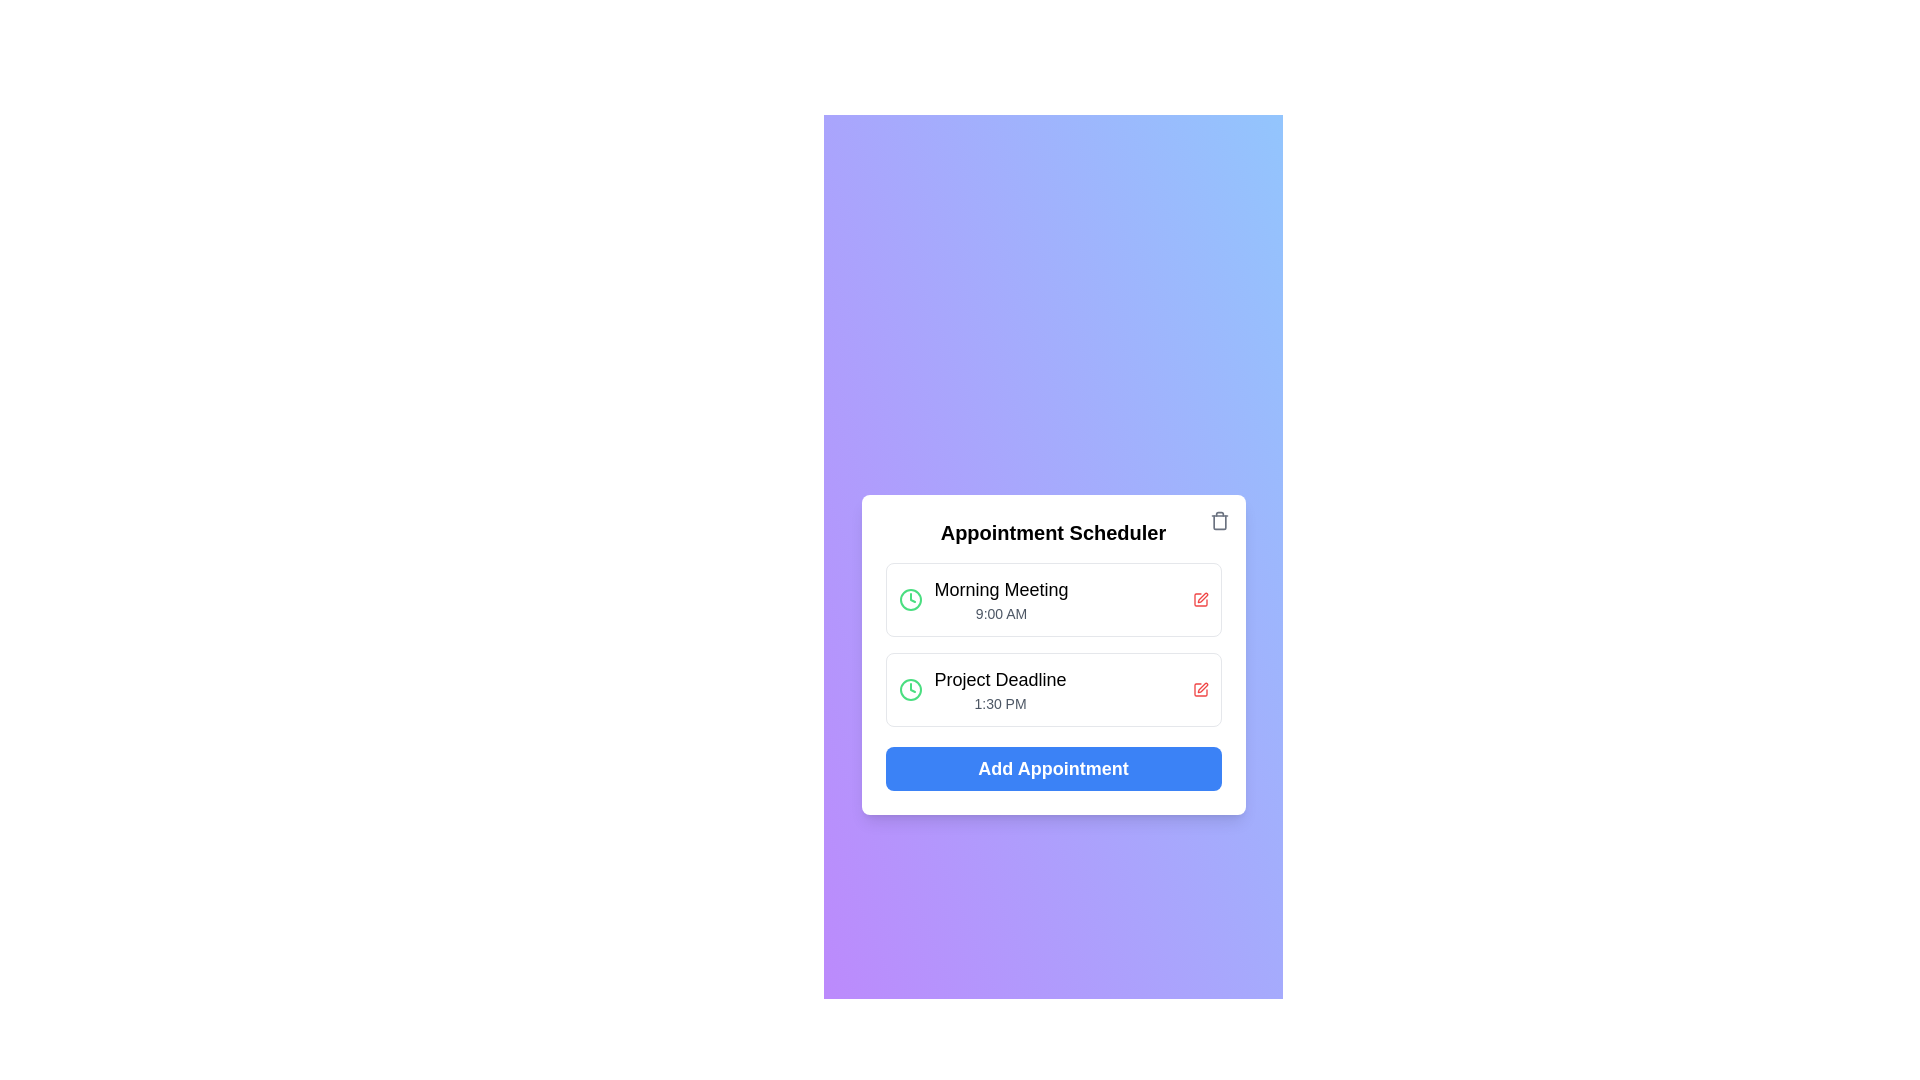 The height and width of the screenshot is (1080, 1920). I want to click on the red edit button, which is a small square icon resembling a pen, located at the far right of the 'Project Deadline' task entry to initiate the edit action, so click(1200, 689).